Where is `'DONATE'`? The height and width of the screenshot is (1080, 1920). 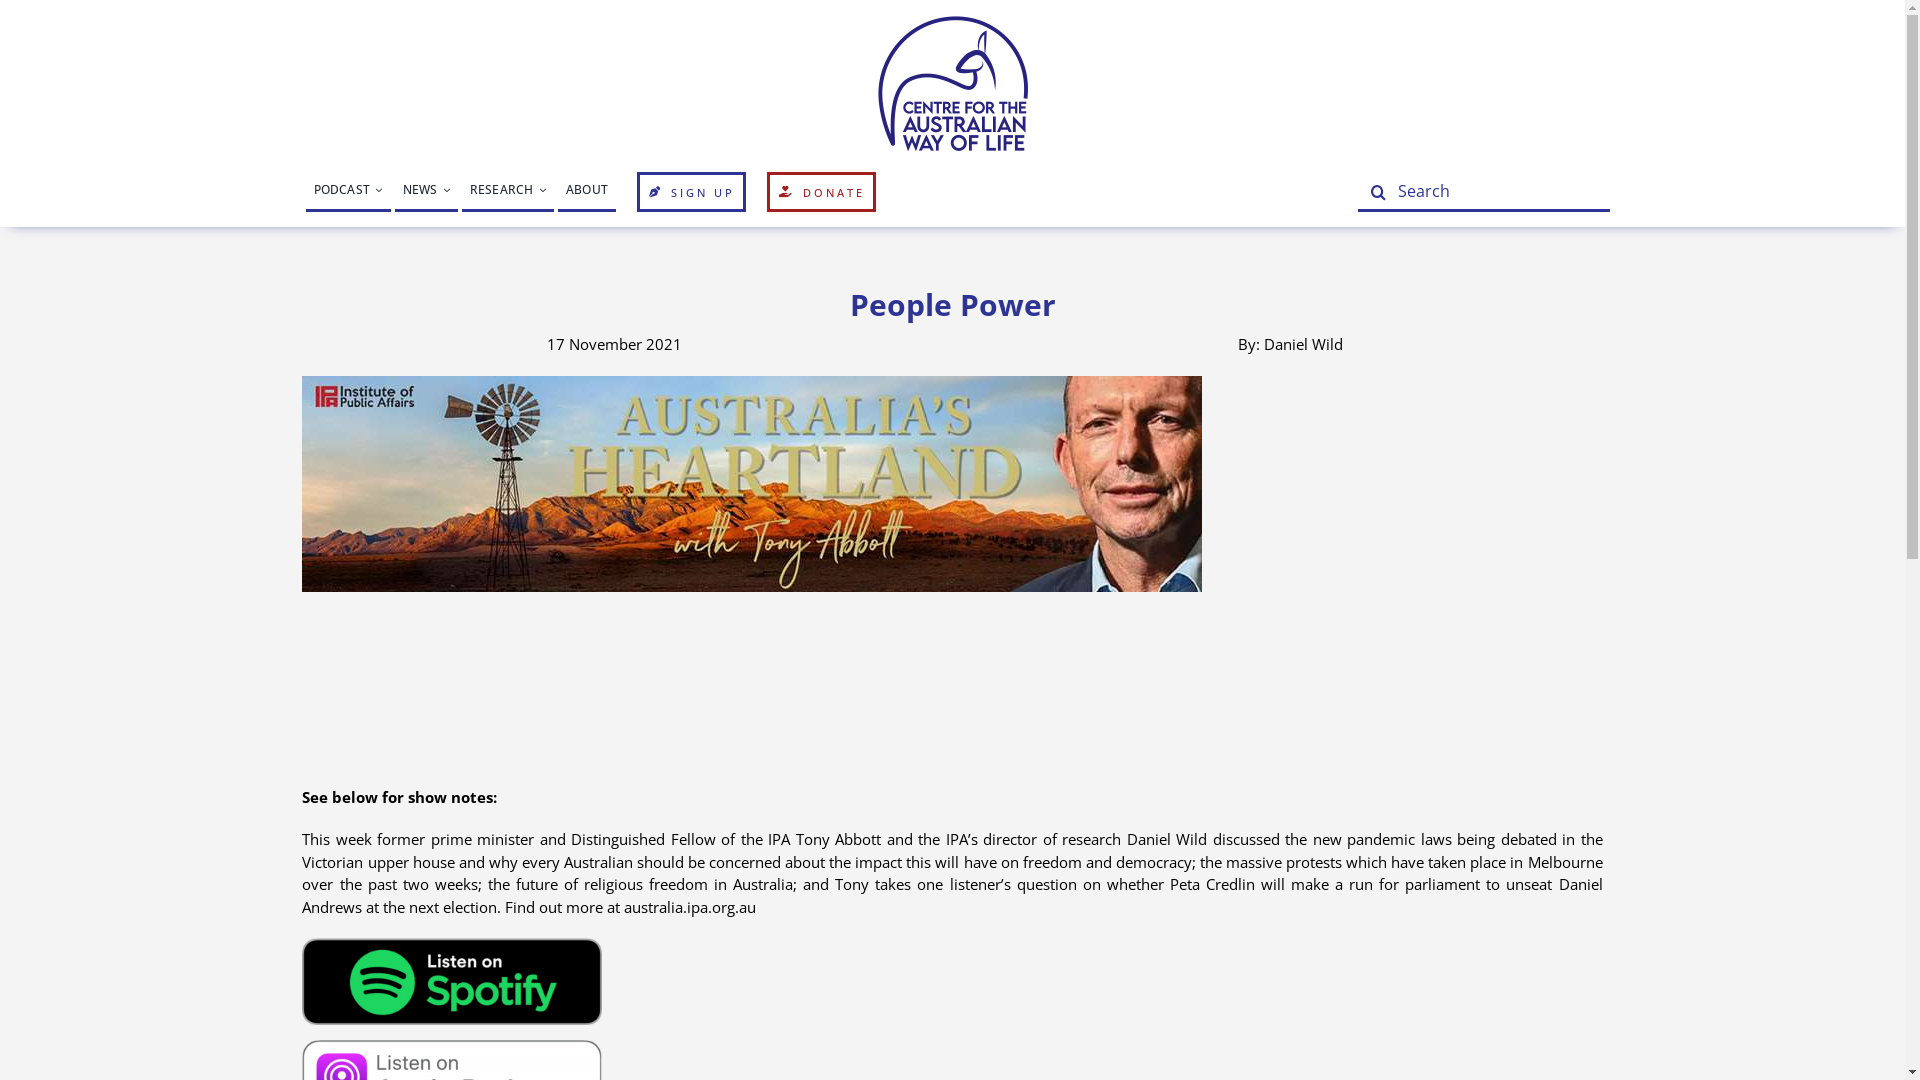 'DONATE' is located at coordinates (821, 192).